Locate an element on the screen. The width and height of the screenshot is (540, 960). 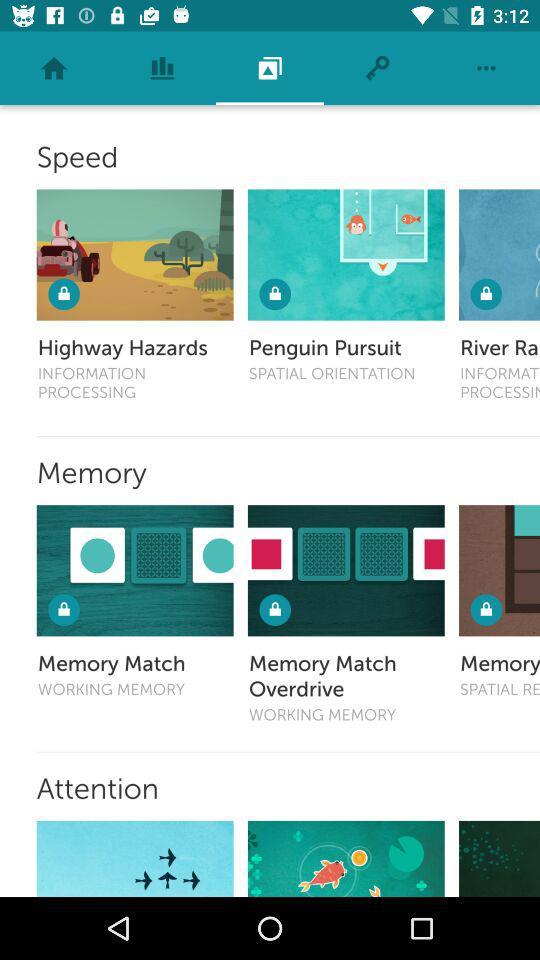
open game is located at coordinates (498, 857).